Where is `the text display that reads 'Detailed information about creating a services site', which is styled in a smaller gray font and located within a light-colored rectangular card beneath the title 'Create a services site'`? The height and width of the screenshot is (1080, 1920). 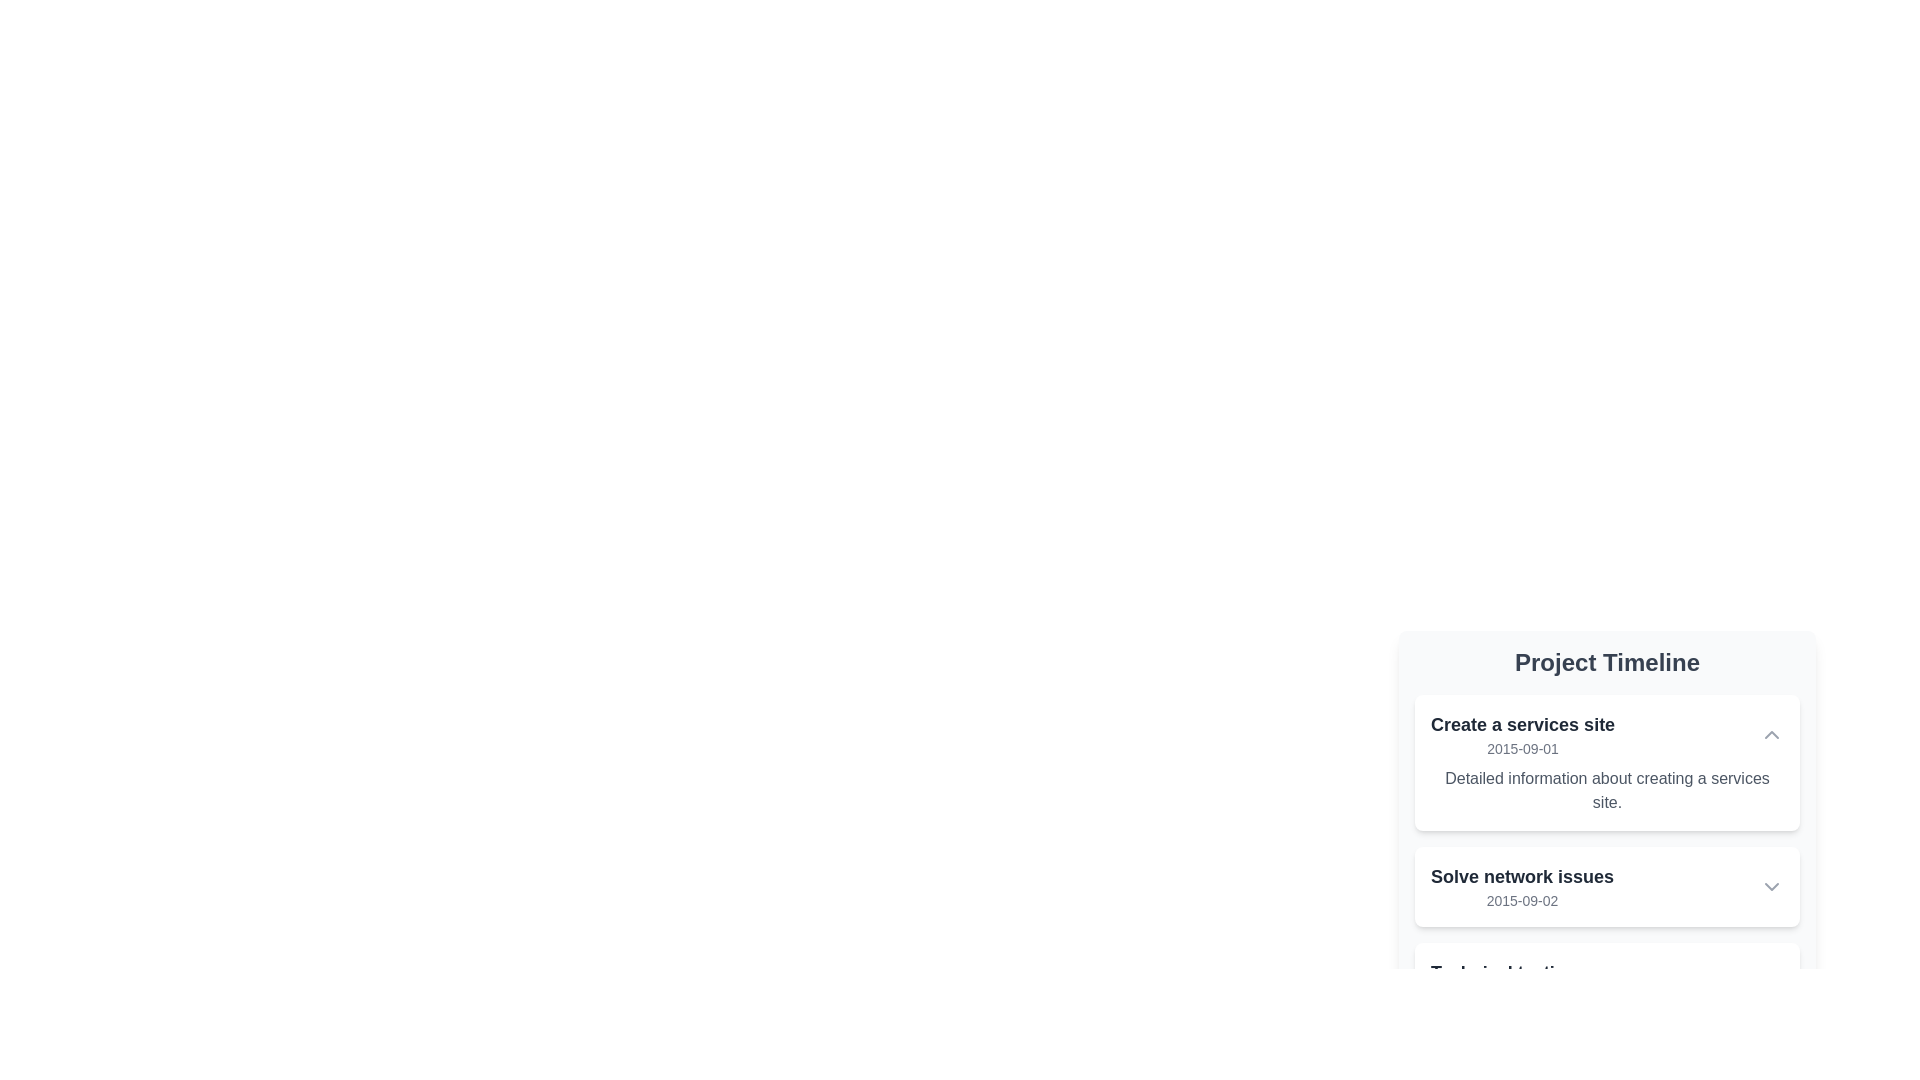 the text display that reads 'Detailed information about creating a services site', which is styled in a smaller gray font and located within a light-colored rectangular card beneath the title 'Create a services site' is located at coordinates (1607, 789).